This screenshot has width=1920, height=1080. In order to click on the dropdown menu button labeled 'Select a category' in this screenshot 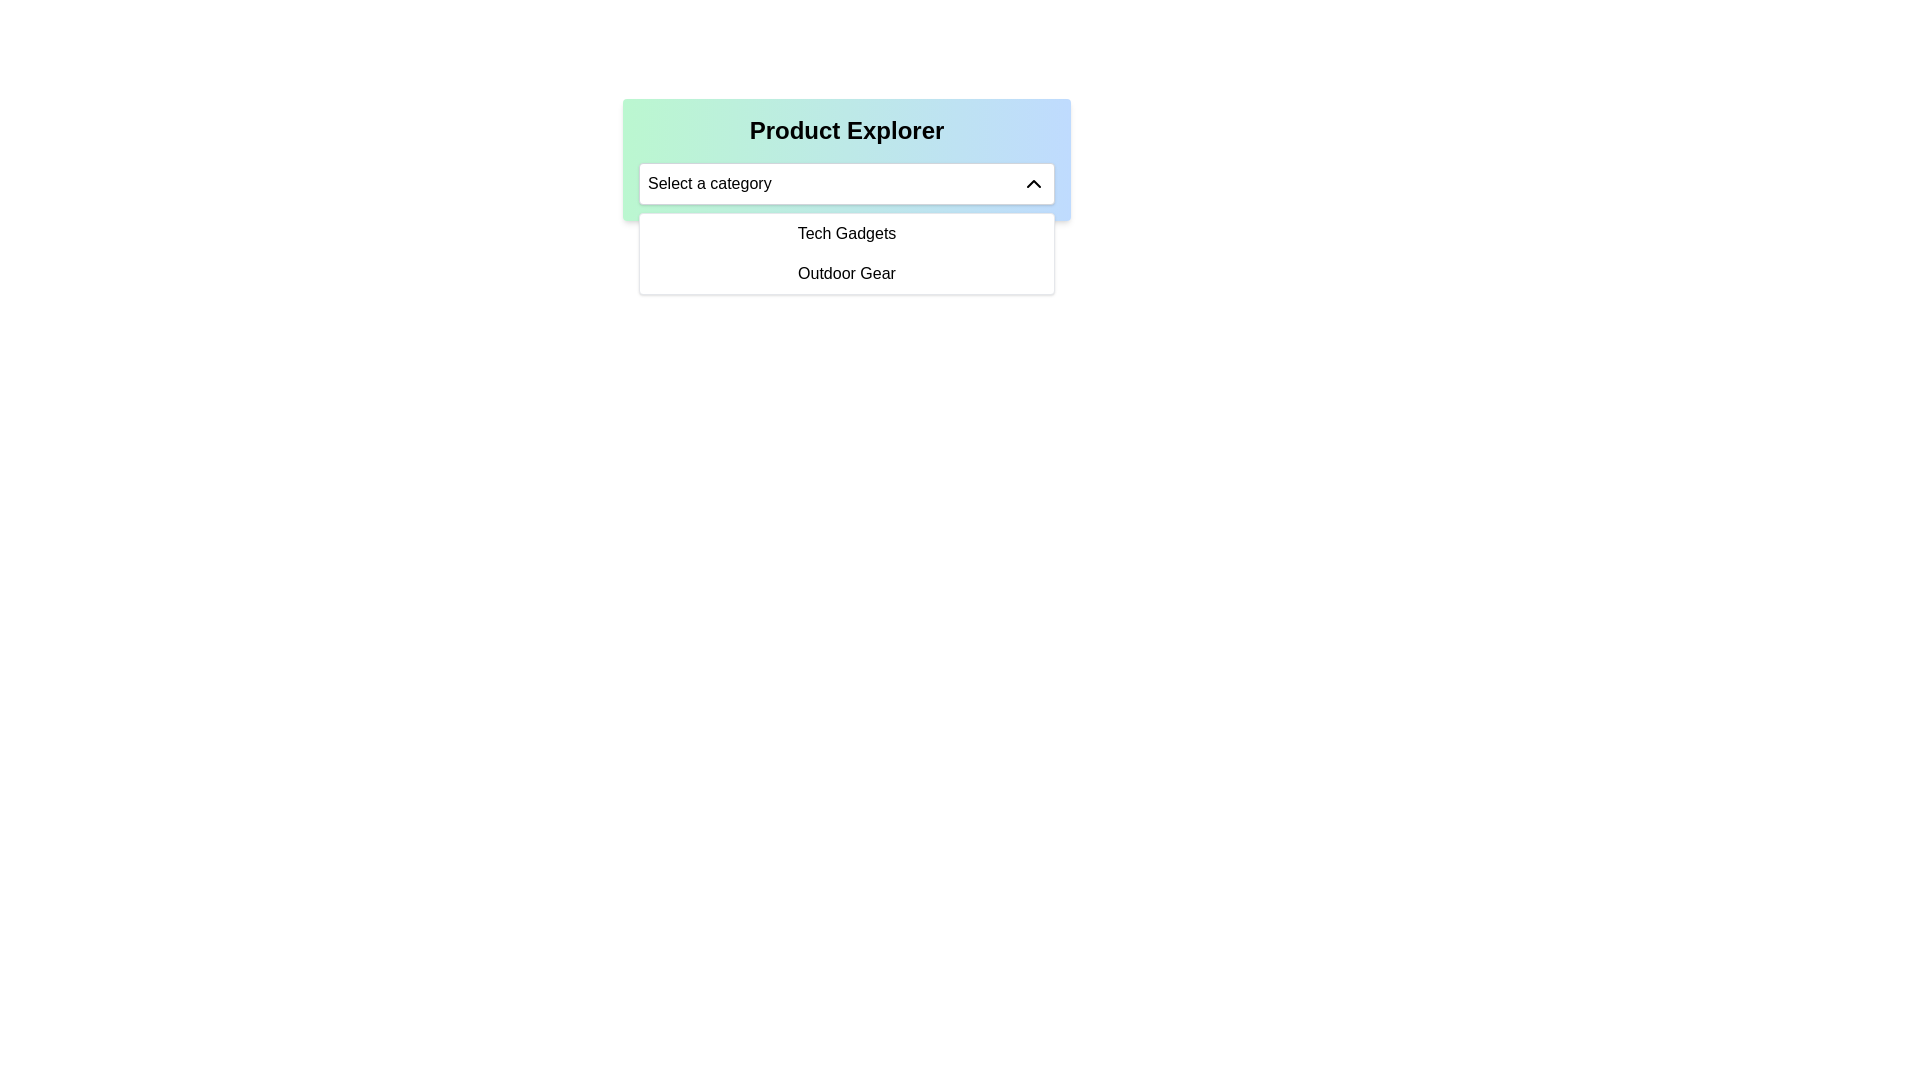, I will do `click(846, 184)`.